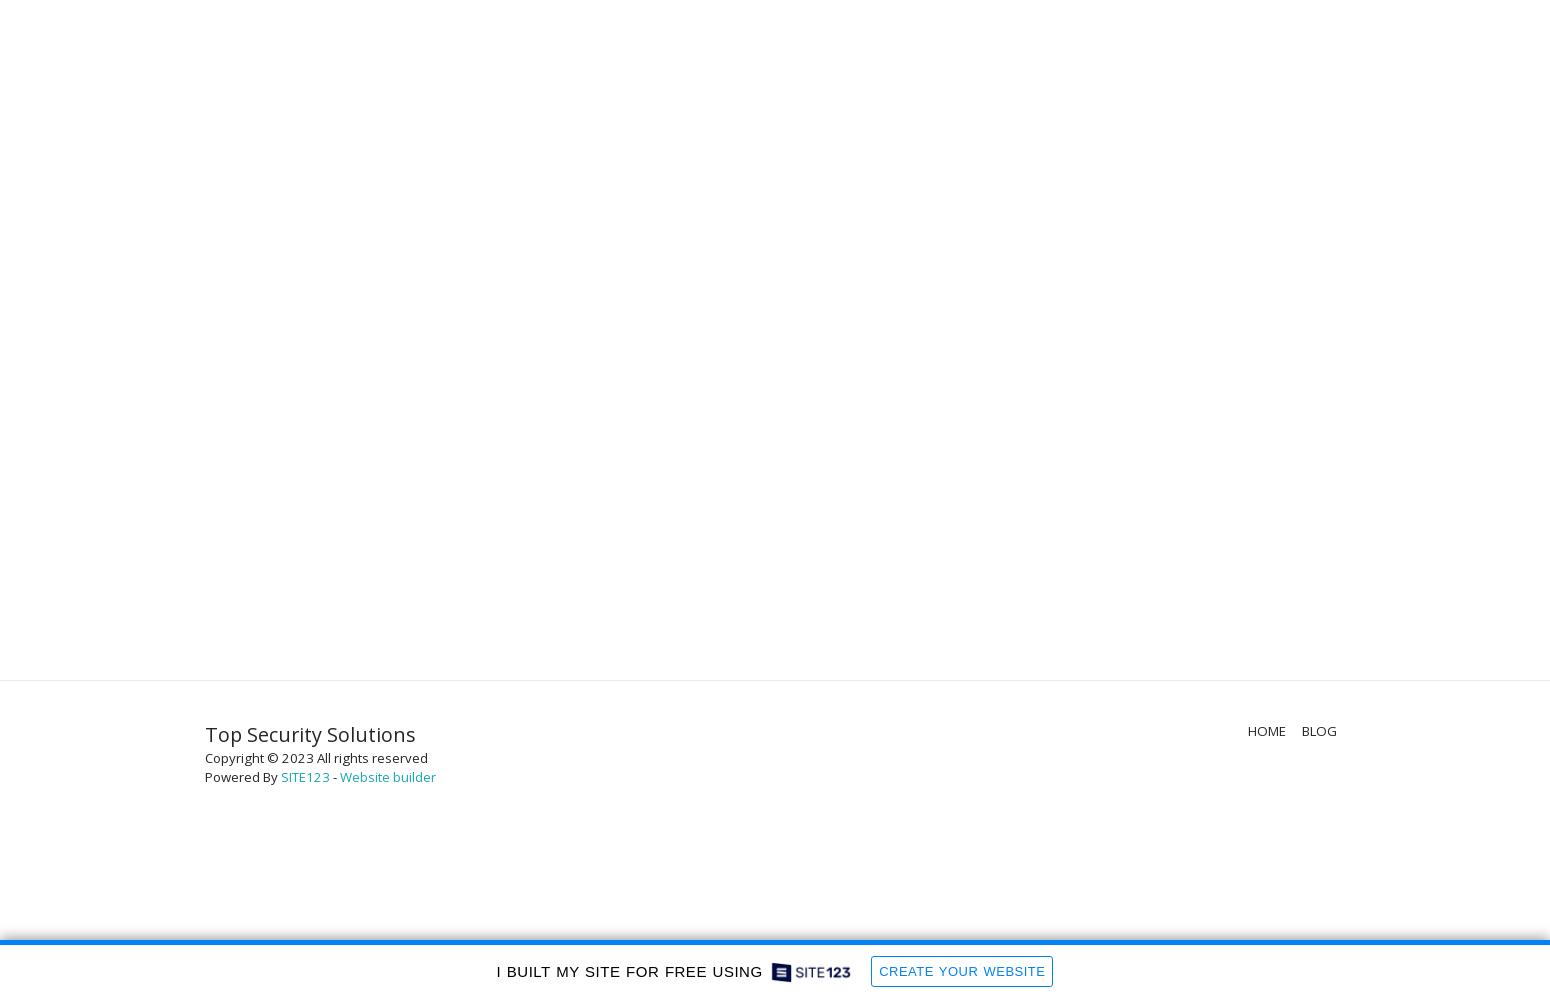 This screenshot has width=1550, height=1000. I want to click on '-', so click(333, 777).